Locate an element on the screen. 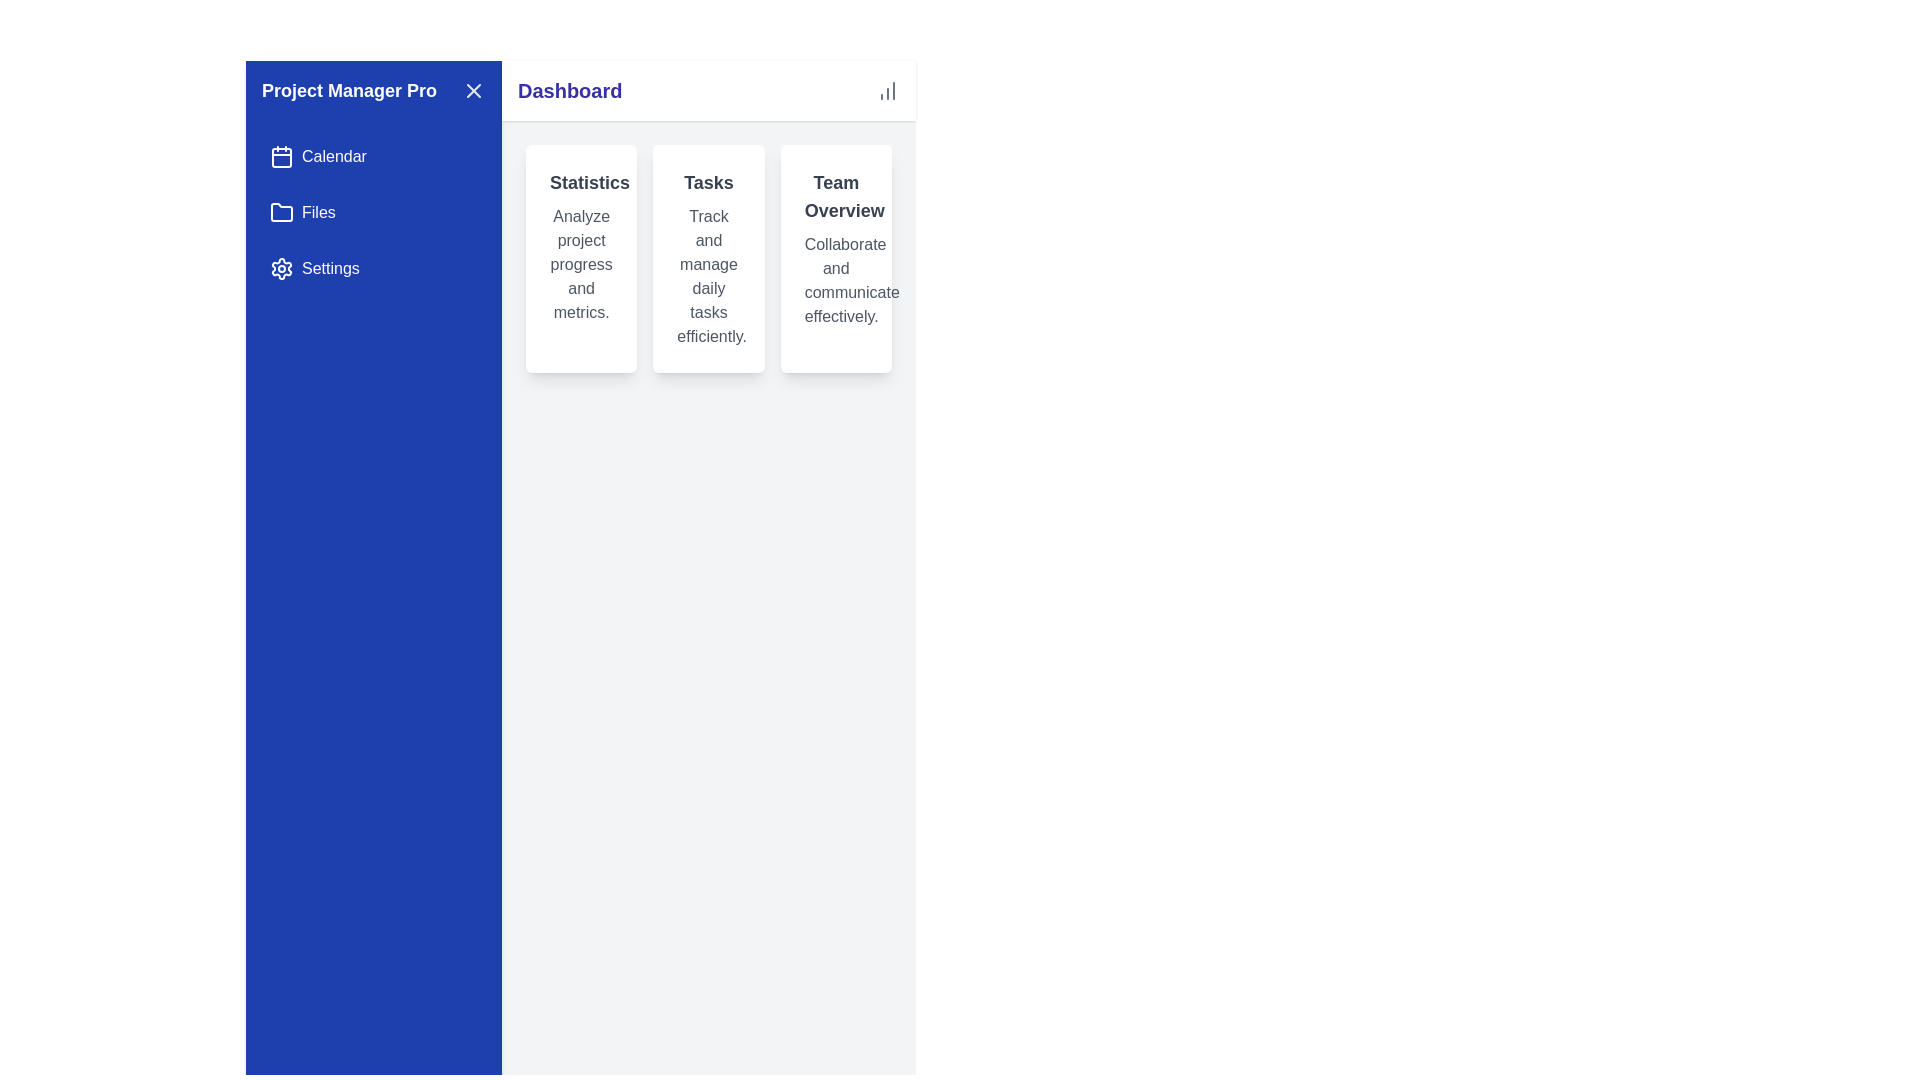 Image resolution: width=1920 pixels, height=1080 pixels. text 'Team Overview' which is the title of the card located at the top of the third card from the left in the Dashboard section is located at coordinates (836, 196).